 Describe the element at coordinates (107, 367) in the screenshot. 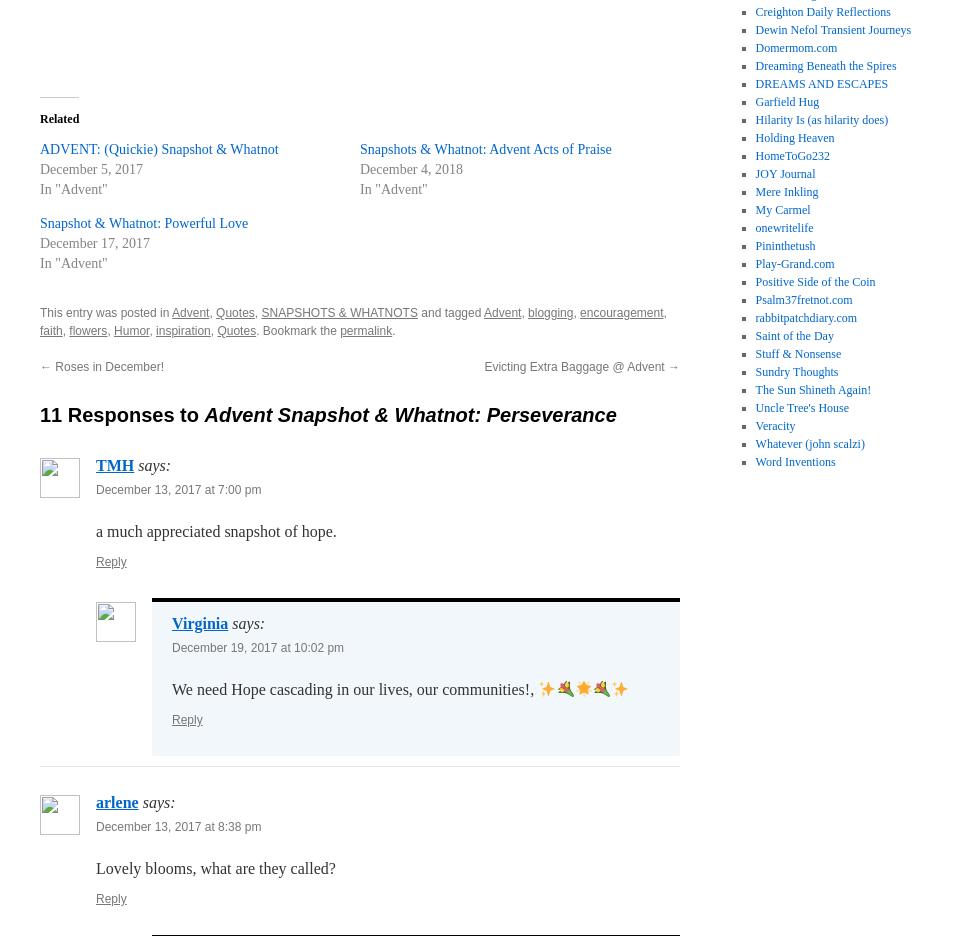

I see `'Roses in December!'` at that location.